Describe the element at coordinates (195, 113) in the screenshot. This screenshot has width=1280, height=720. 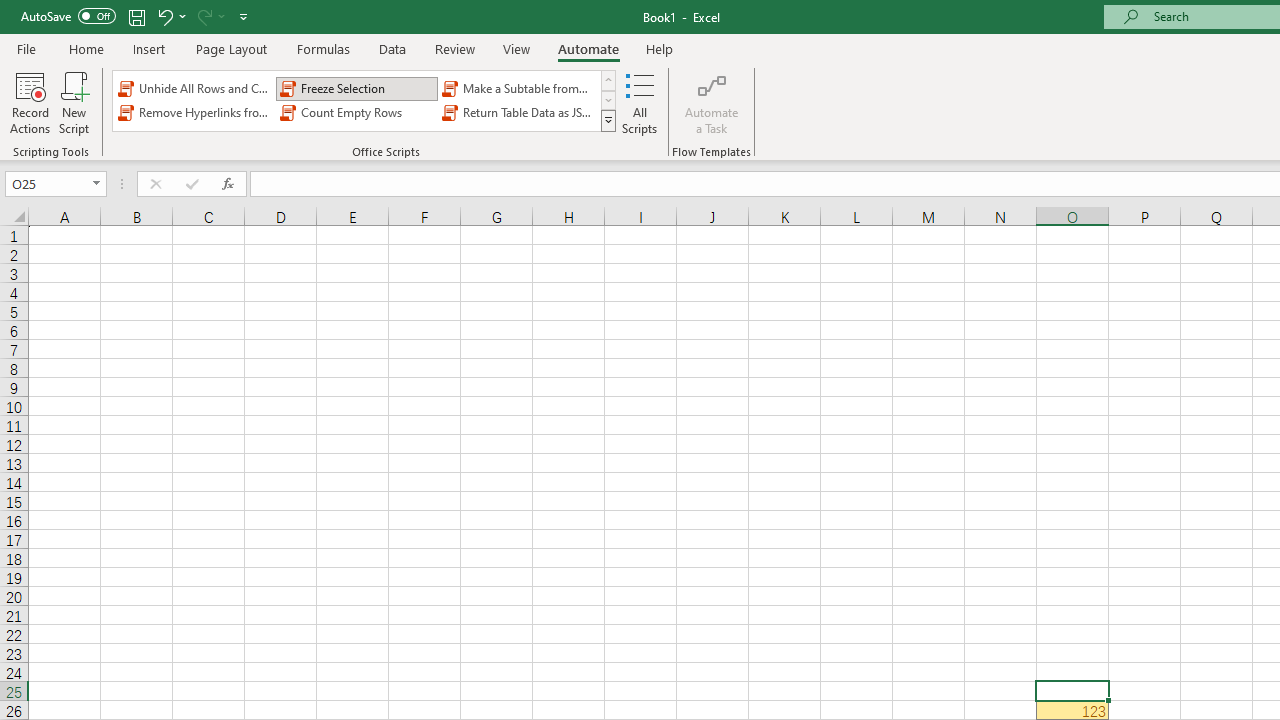
I see `'Remove Hyperlinks from Sheet'` at that location.